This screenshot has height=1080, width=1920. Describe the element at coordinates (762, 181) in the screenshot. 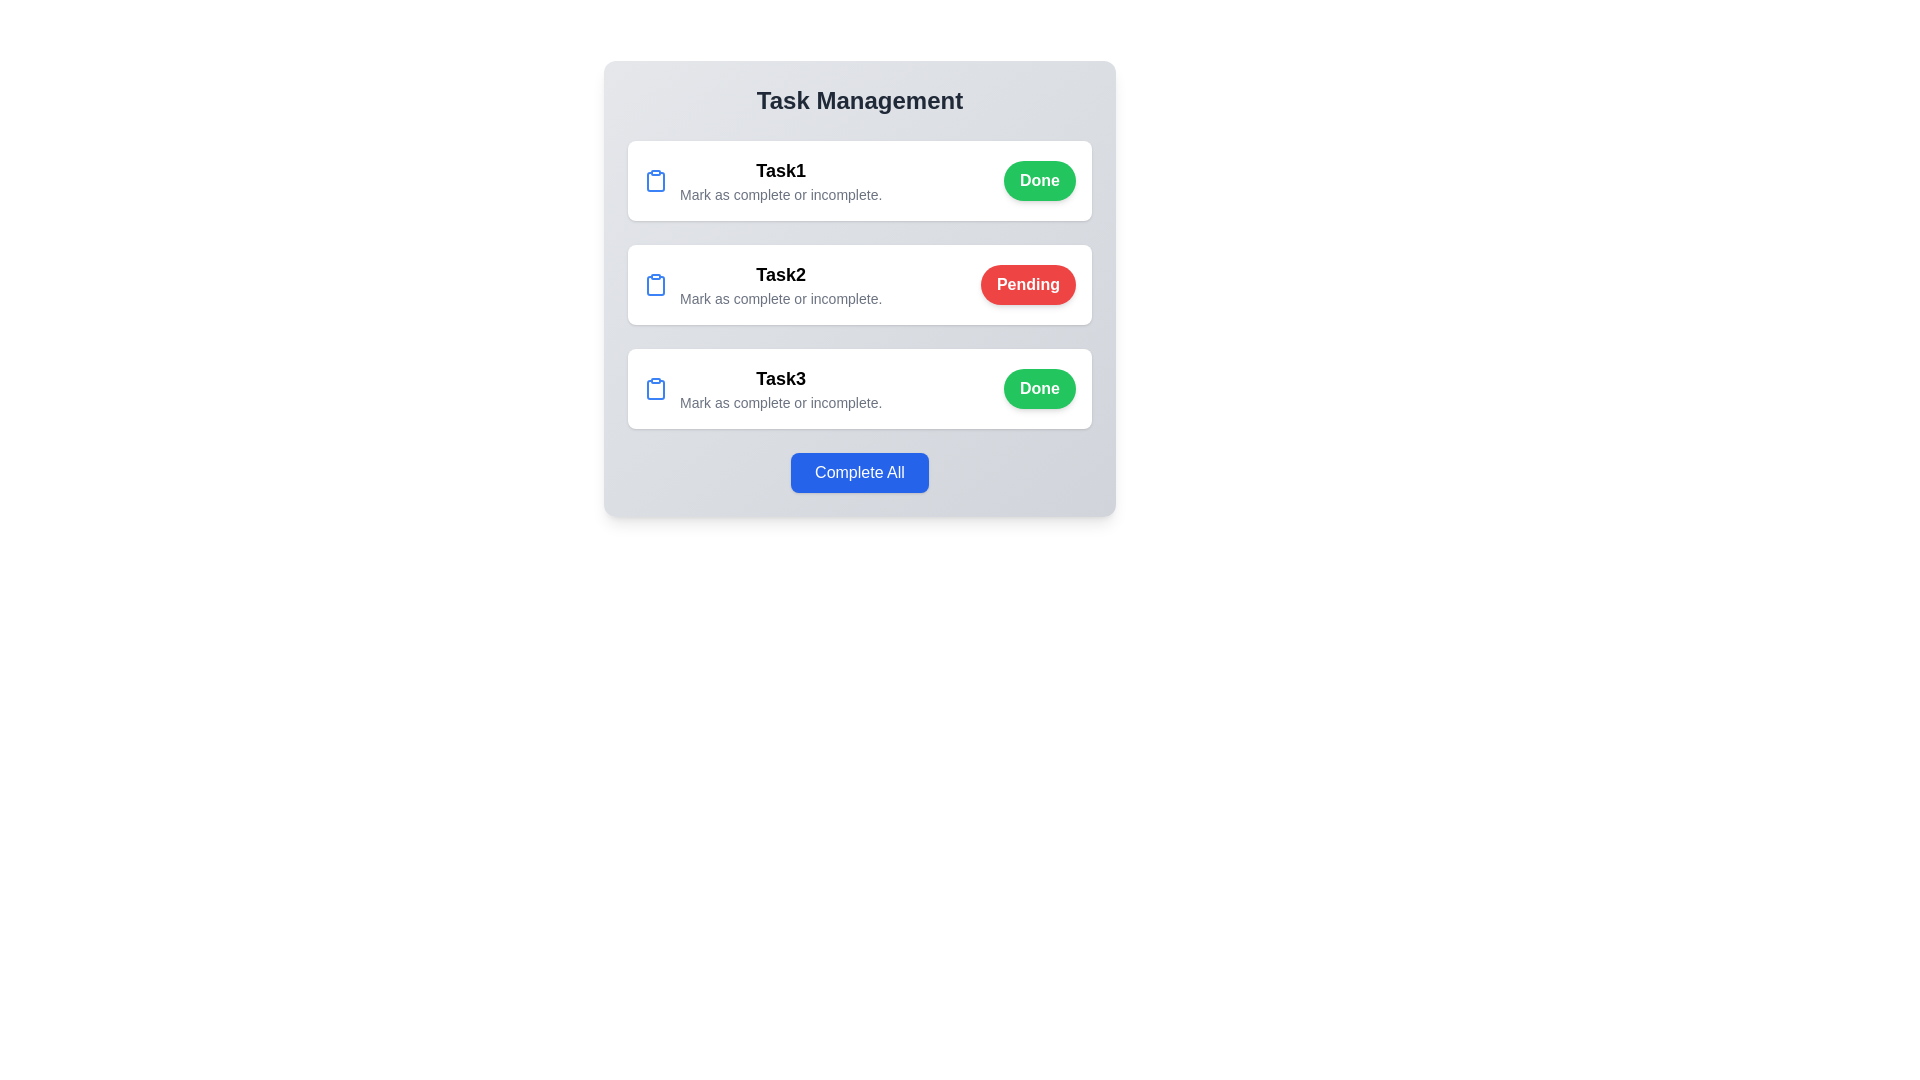

I see `the task description to read it` at that location.